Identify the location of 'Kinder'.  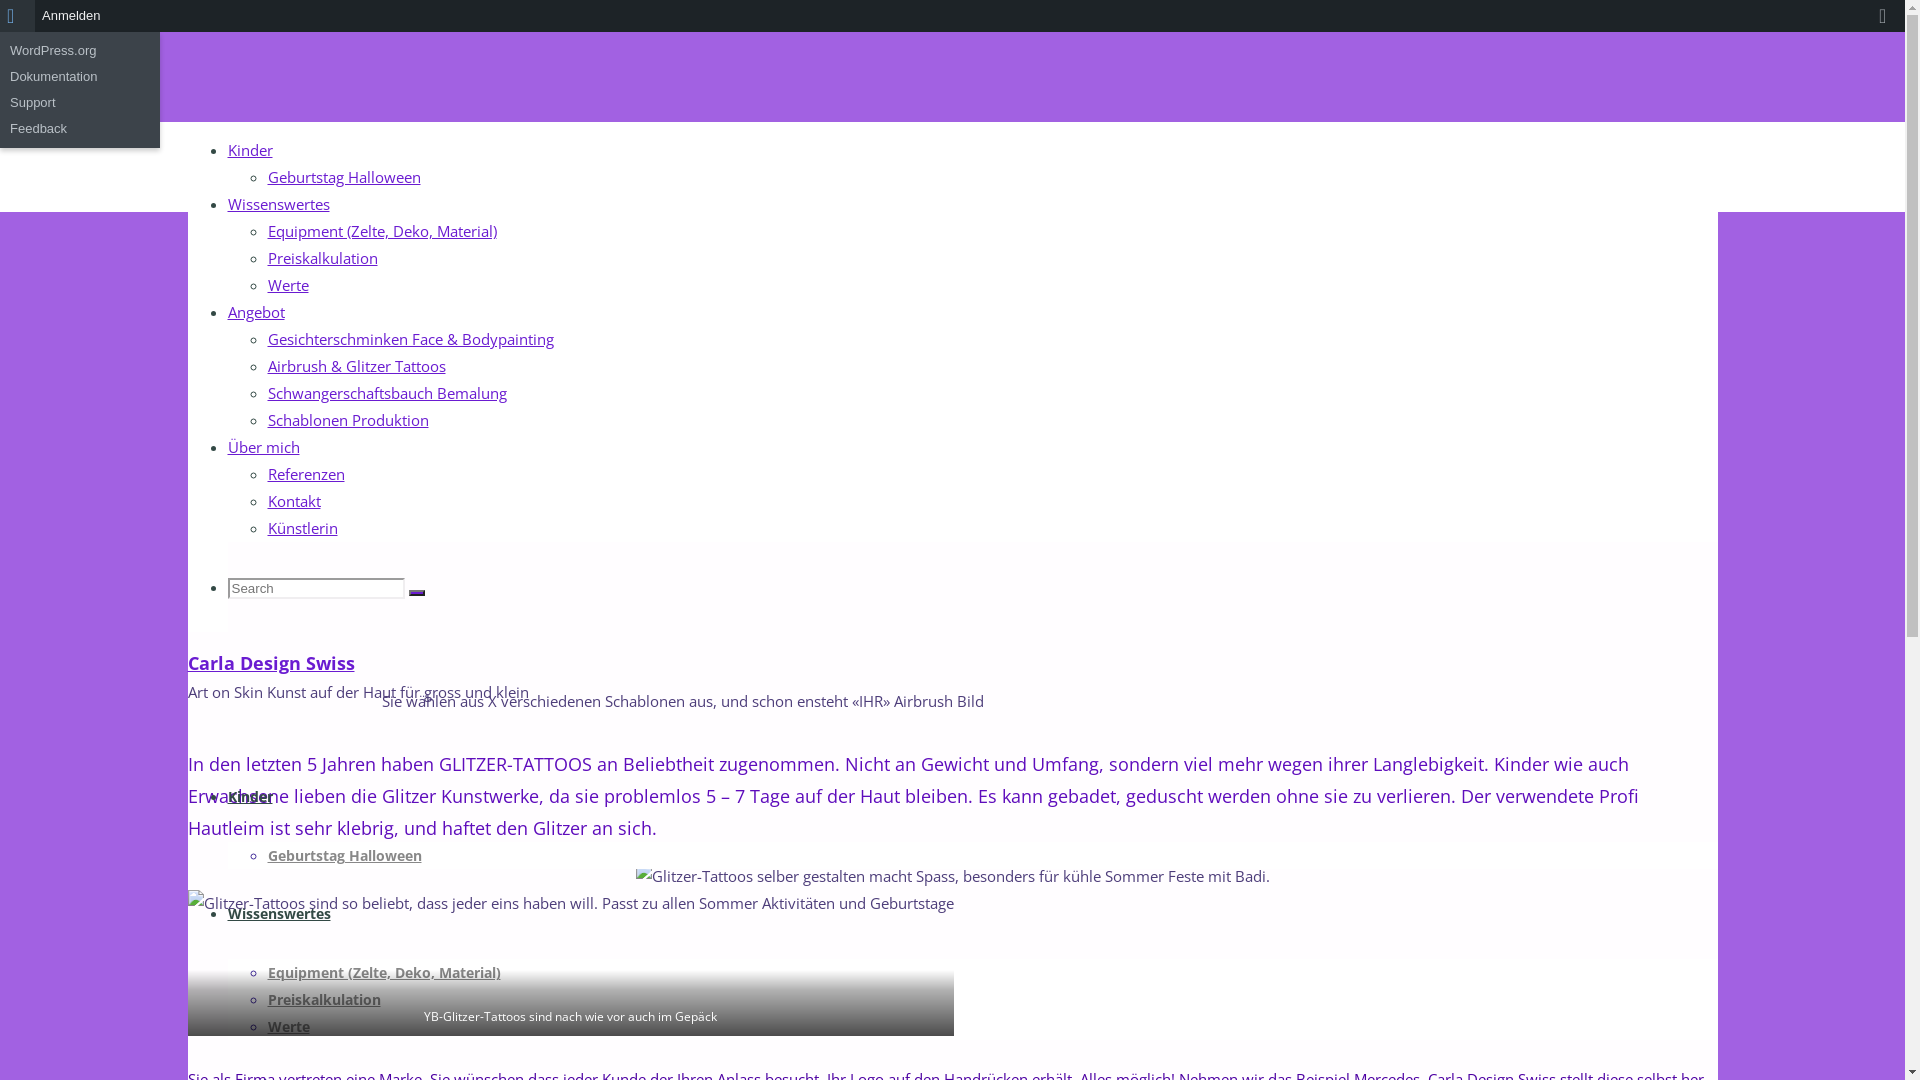
(249, 149).